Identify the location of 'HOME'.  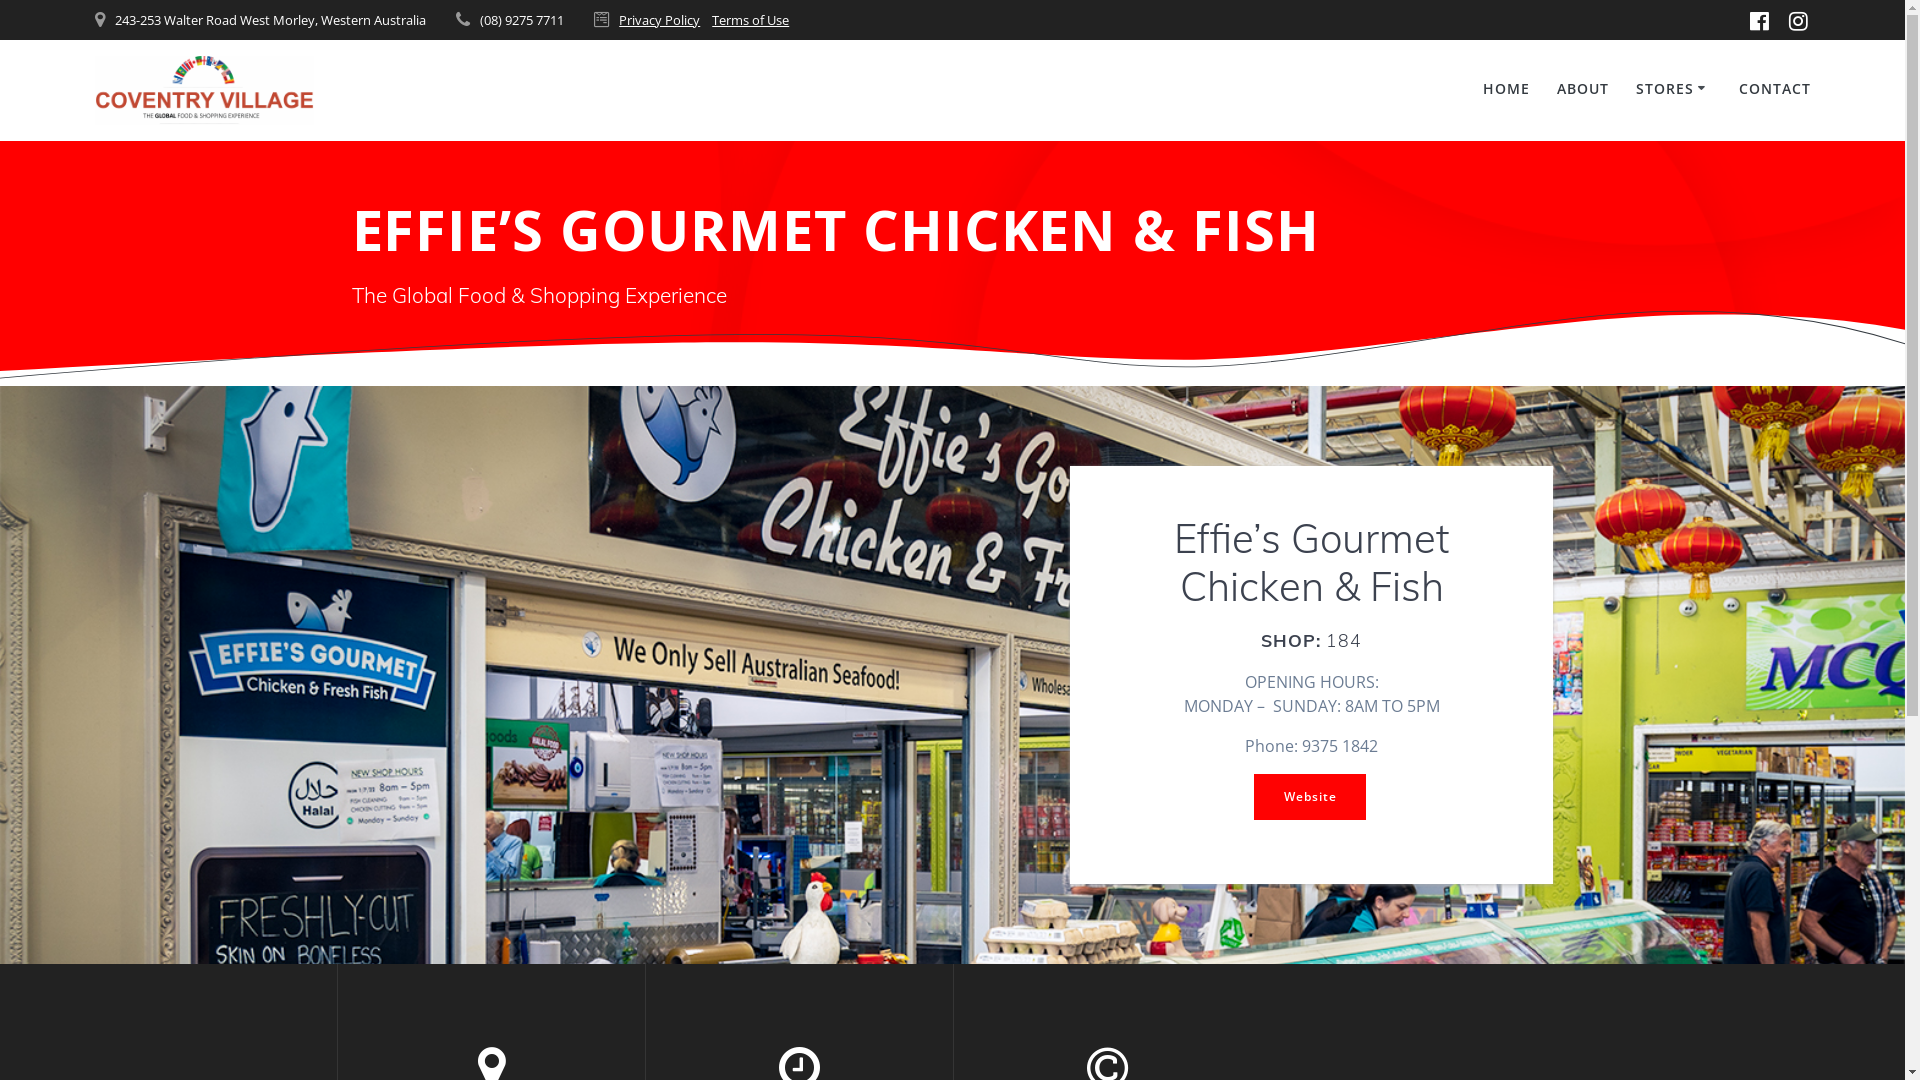
(1506, 90).